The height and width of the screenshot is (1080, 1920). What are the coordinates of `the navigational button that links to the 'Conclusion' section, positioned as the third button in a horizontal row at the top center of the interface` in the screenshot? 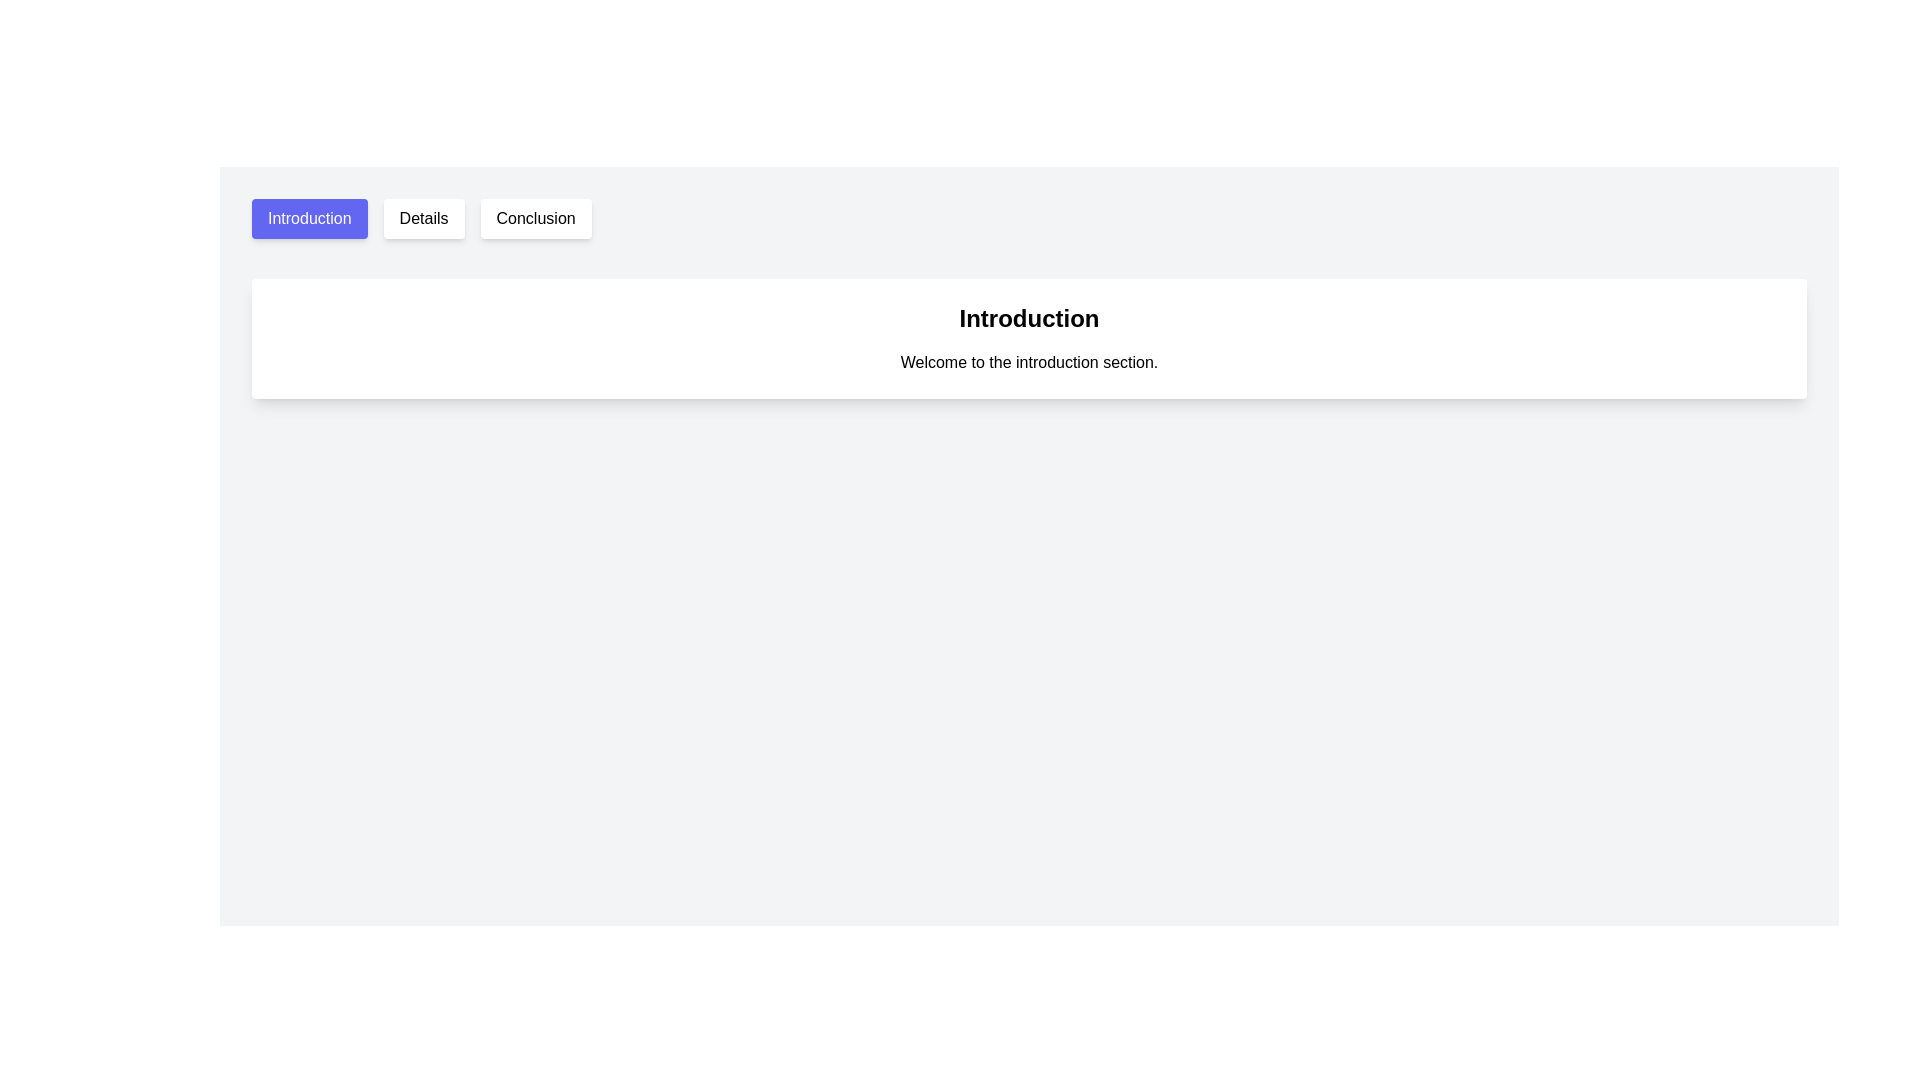 It's located at (536, 219).